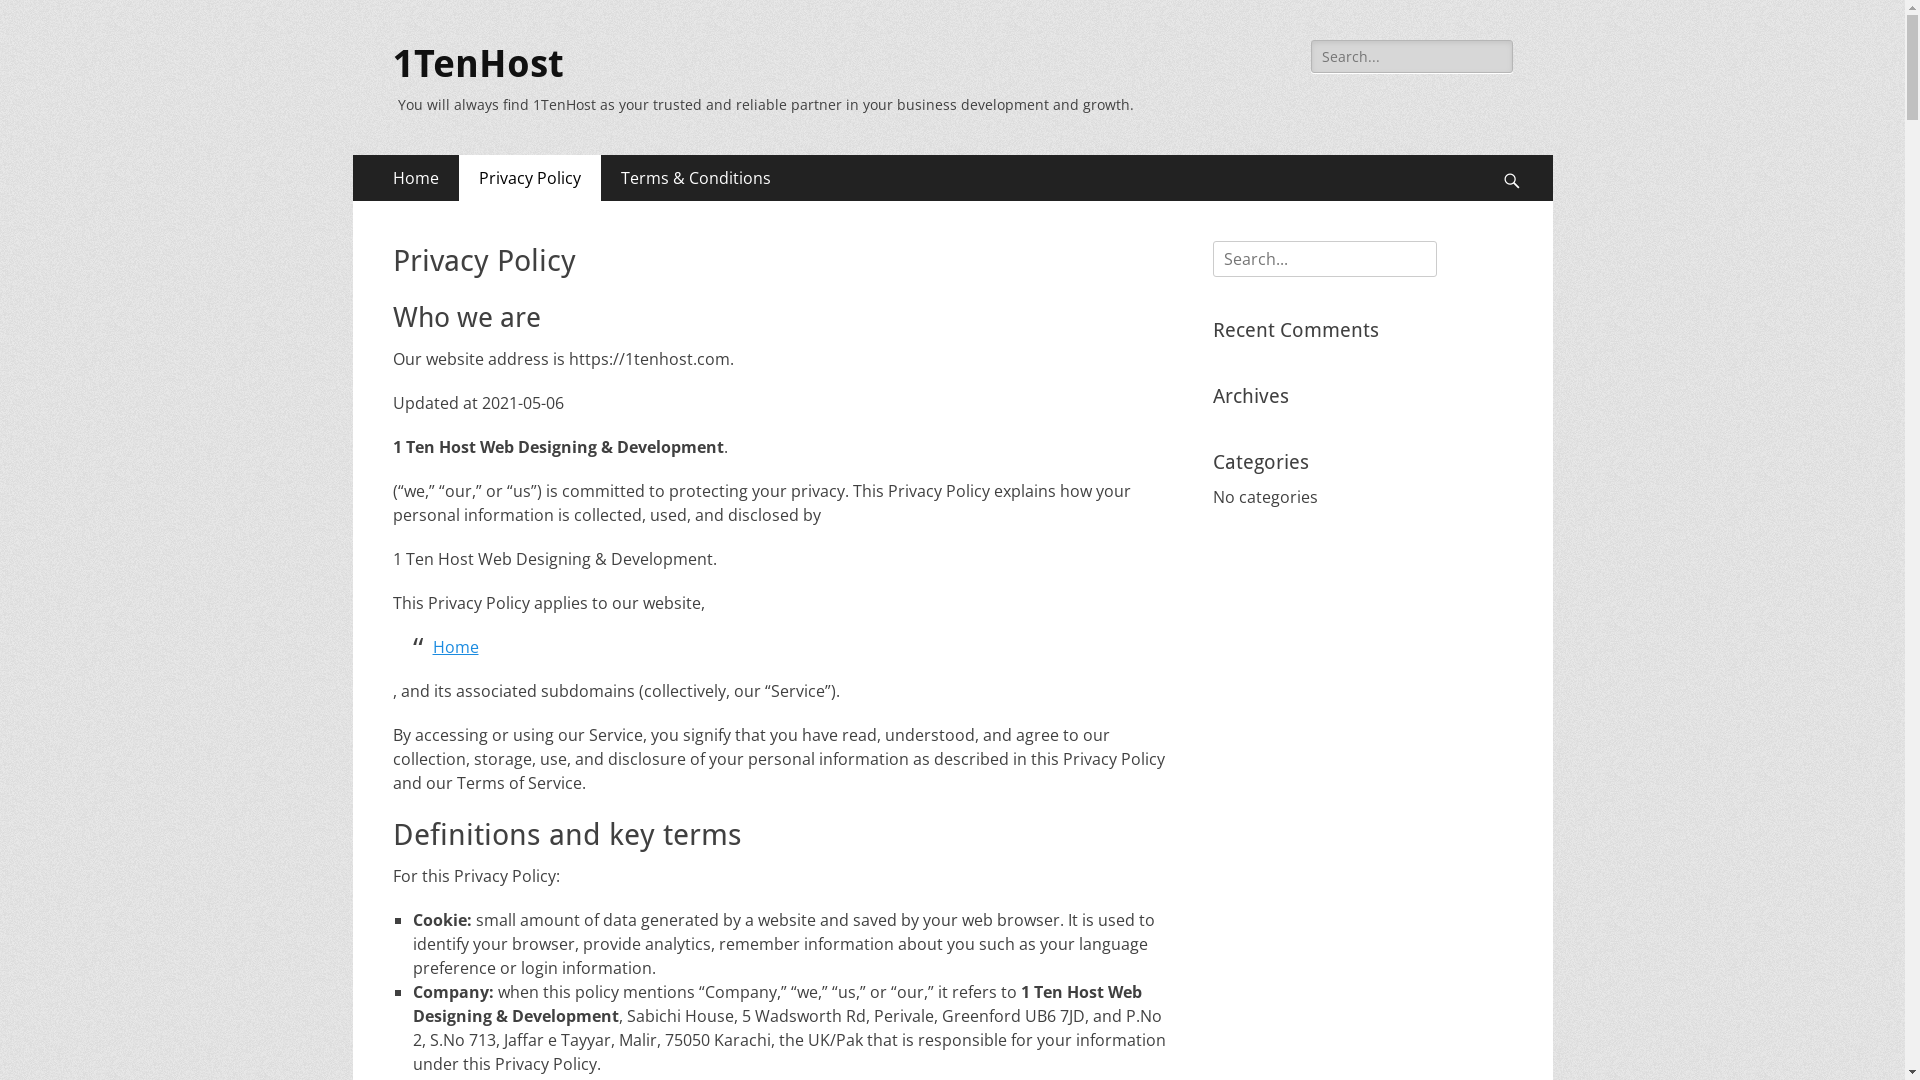 The image size is (1920, 1080). I want to click on 'Terms & Conditions', so click(695, 176).